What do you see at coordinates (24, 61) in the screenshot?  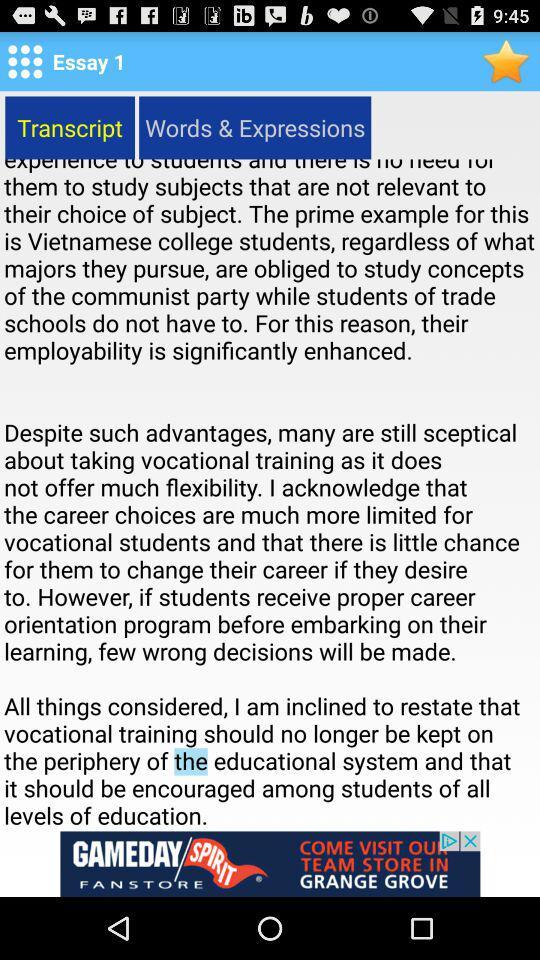 I see `click menu option` at bounding box center [24, 61].